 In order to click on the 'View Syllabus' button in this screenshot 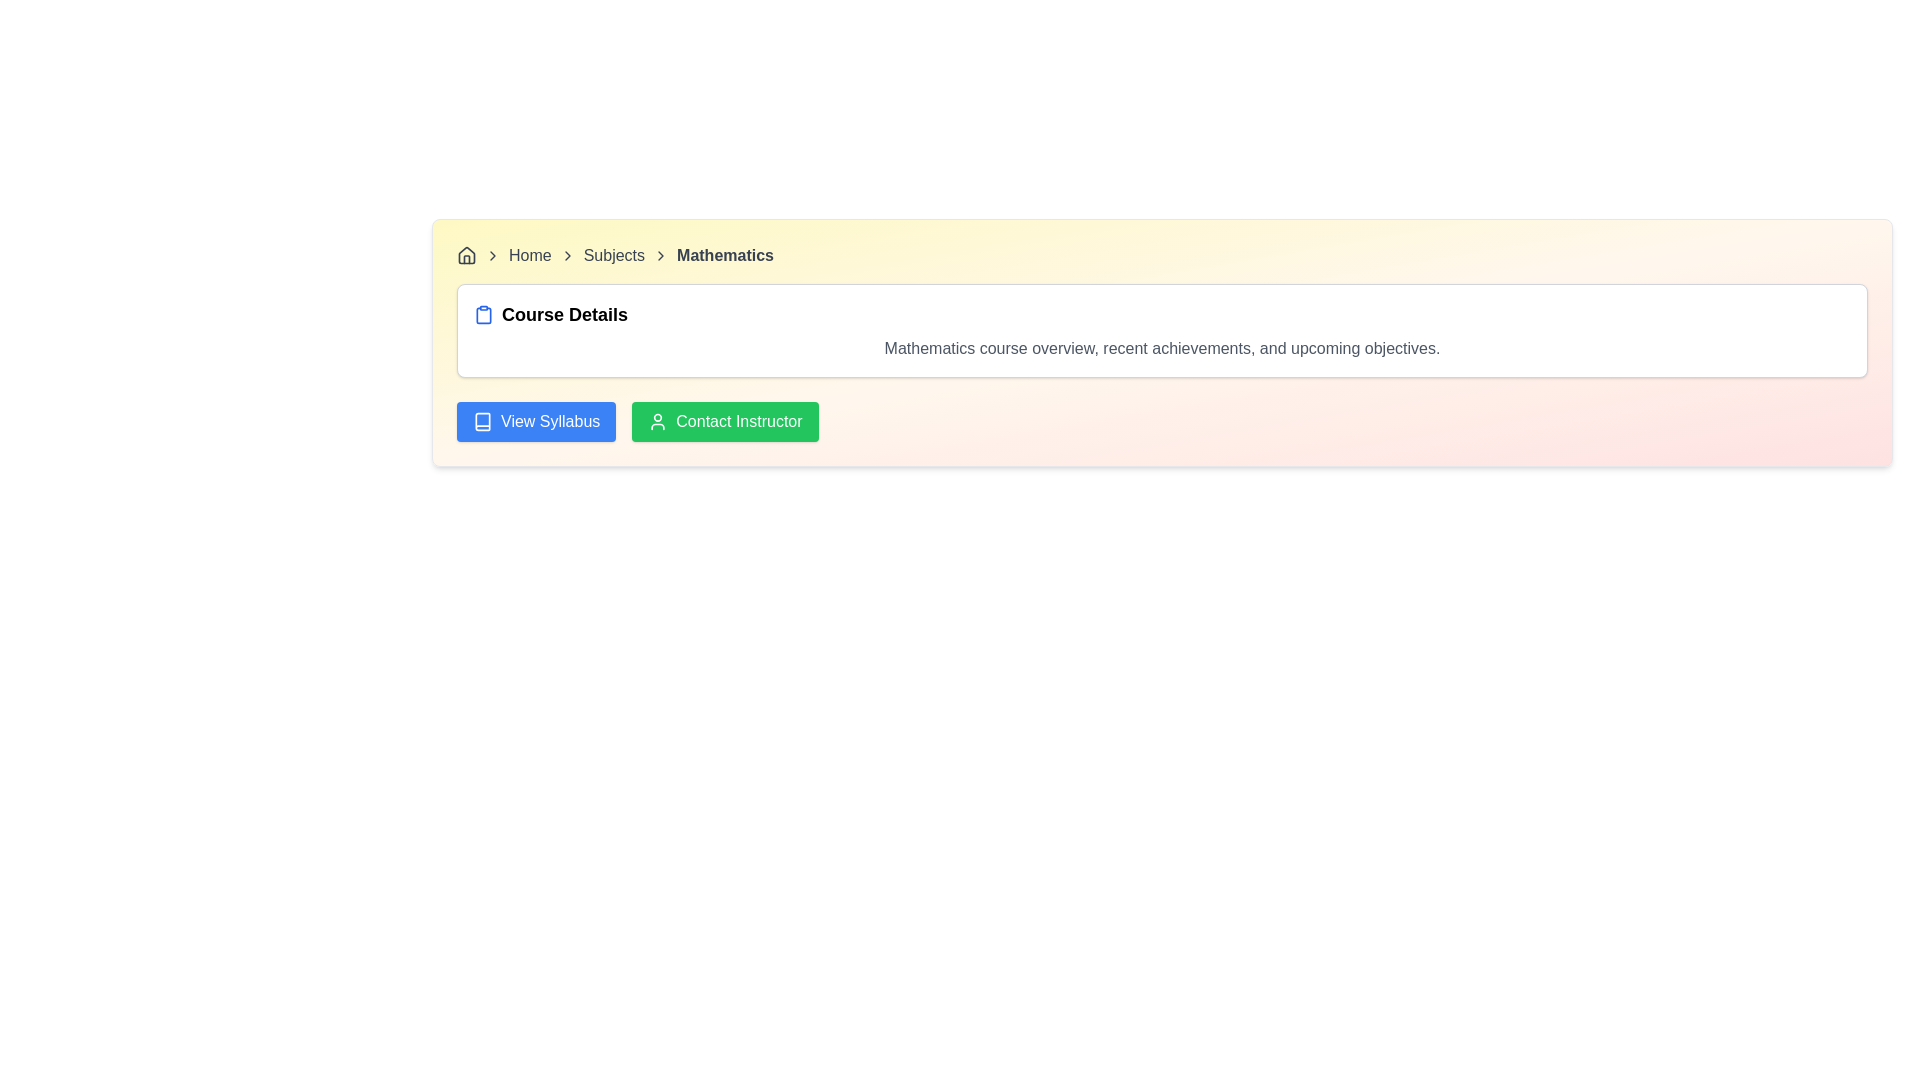, I will do `click(536, 420)`.